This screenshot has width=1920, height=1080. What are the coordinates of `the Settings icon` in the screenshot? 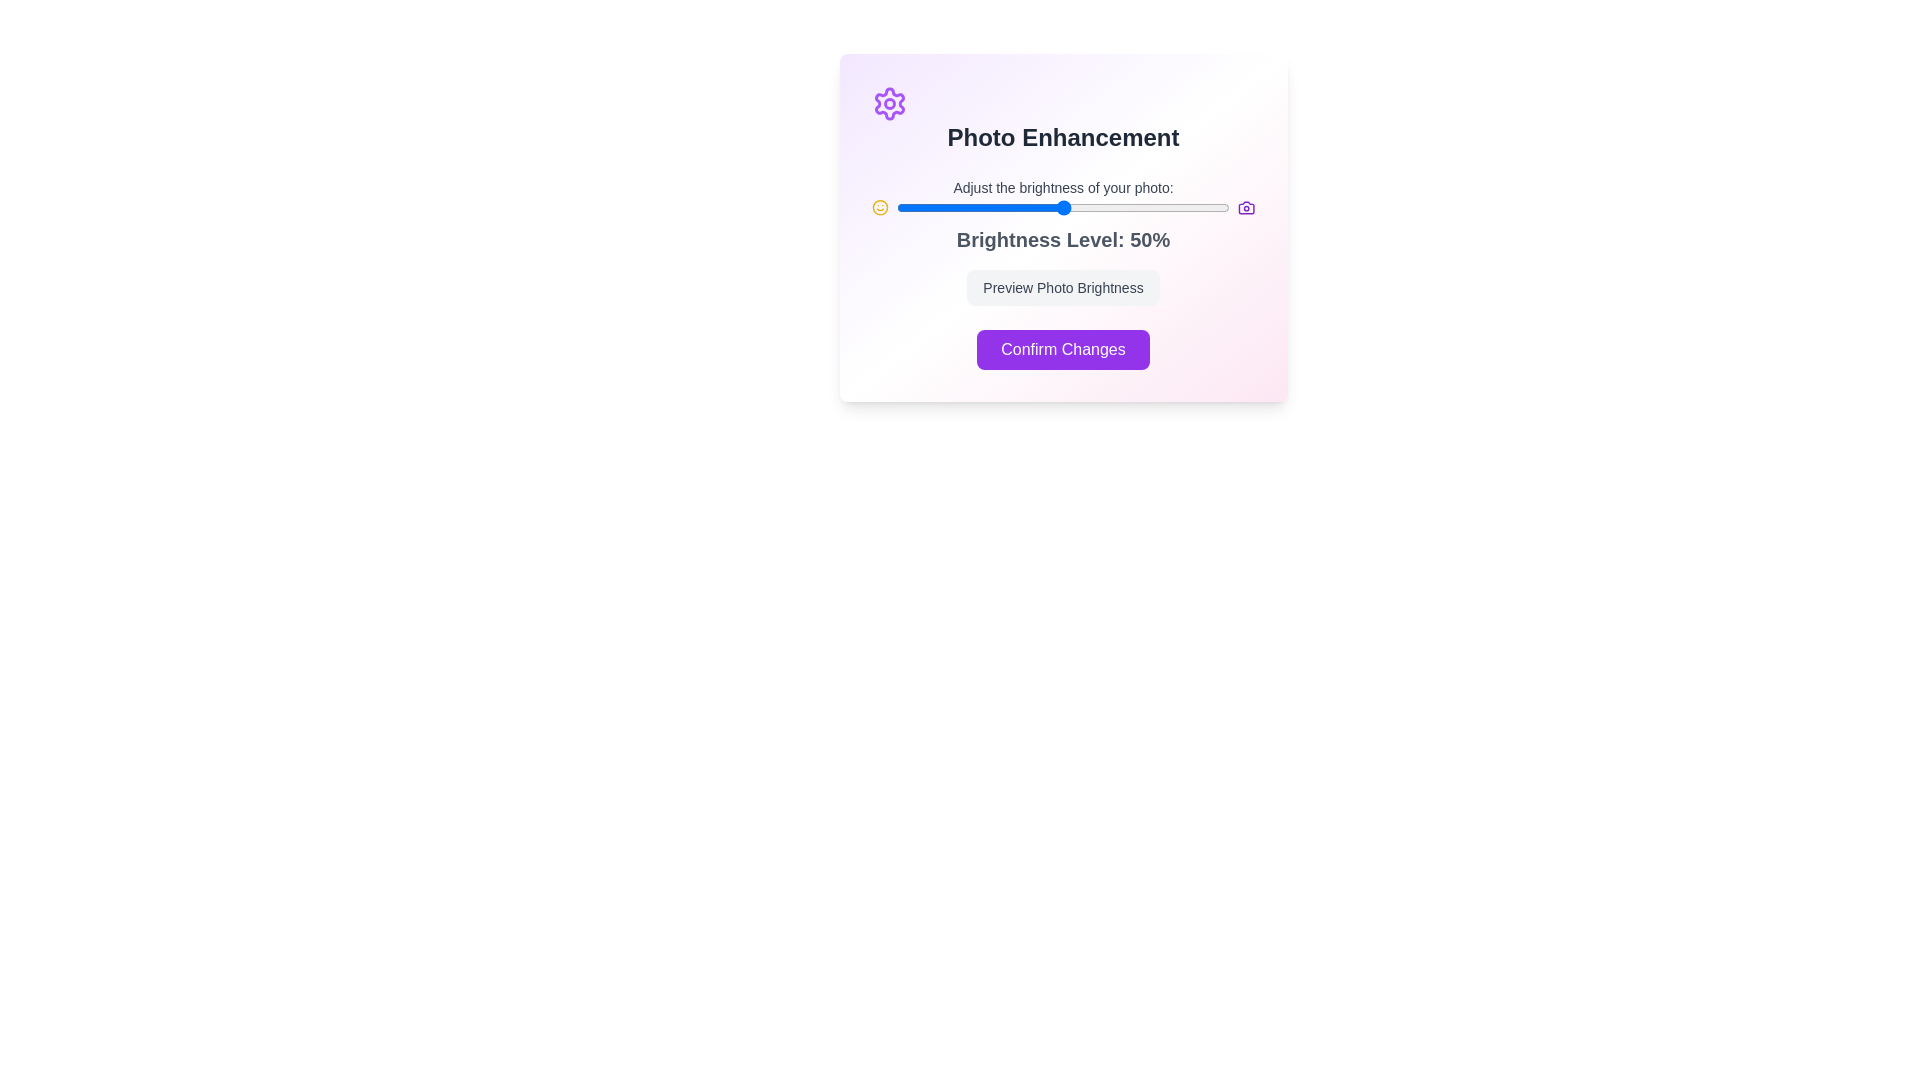 It's located at (888, 104).